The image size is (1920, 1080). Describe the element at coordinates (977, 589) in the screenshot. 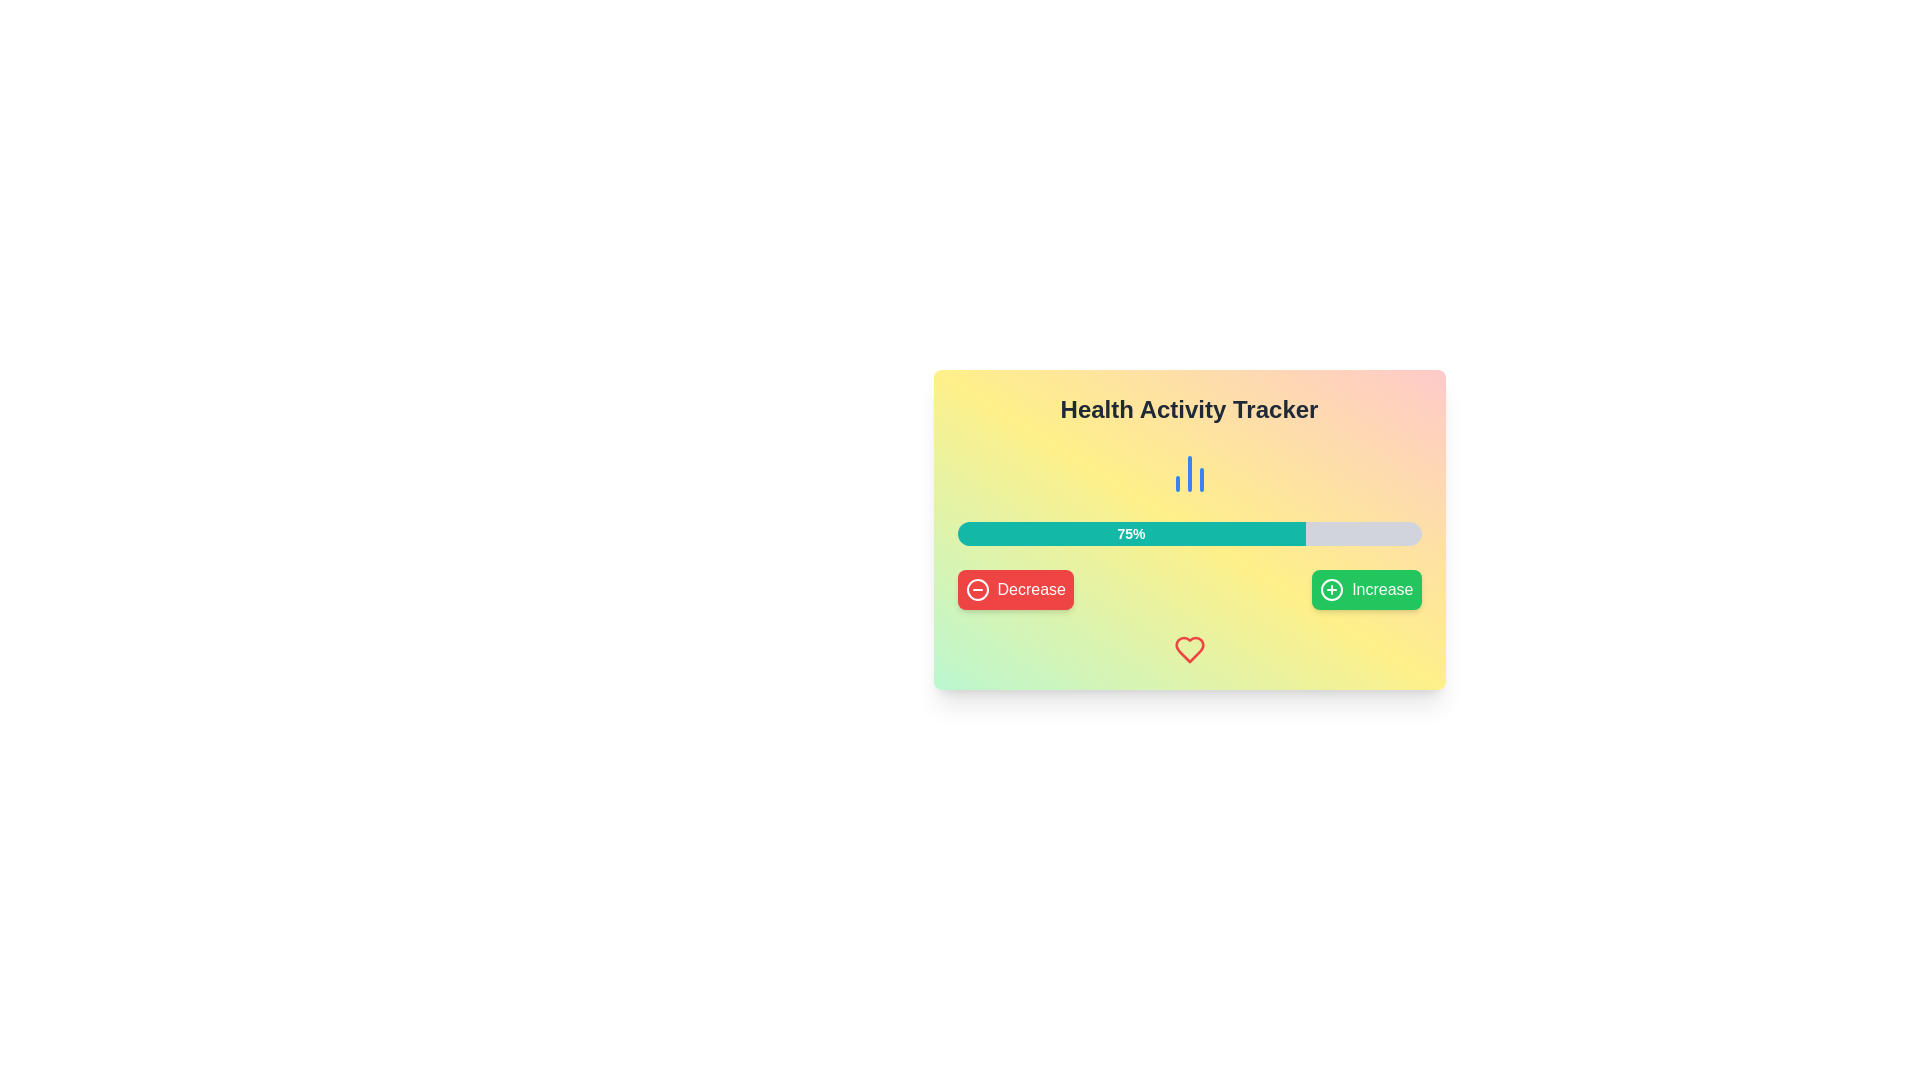

I see `circular shape element that visually indicates a decrement action, which is positioned centrally relative to the 'Decrease' button` at that location.